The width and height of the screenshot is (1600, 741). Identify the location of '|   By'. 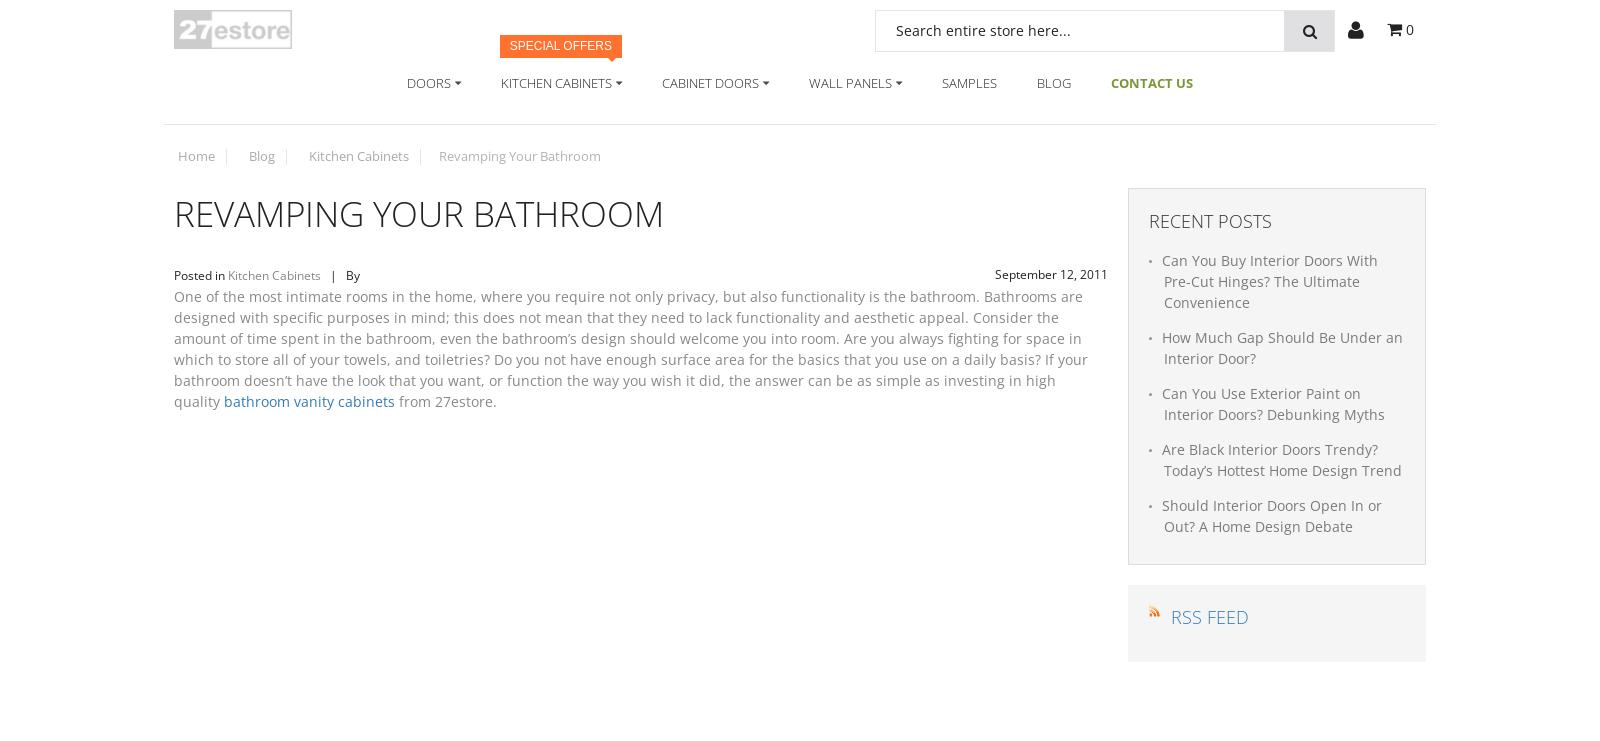
(341, 274).